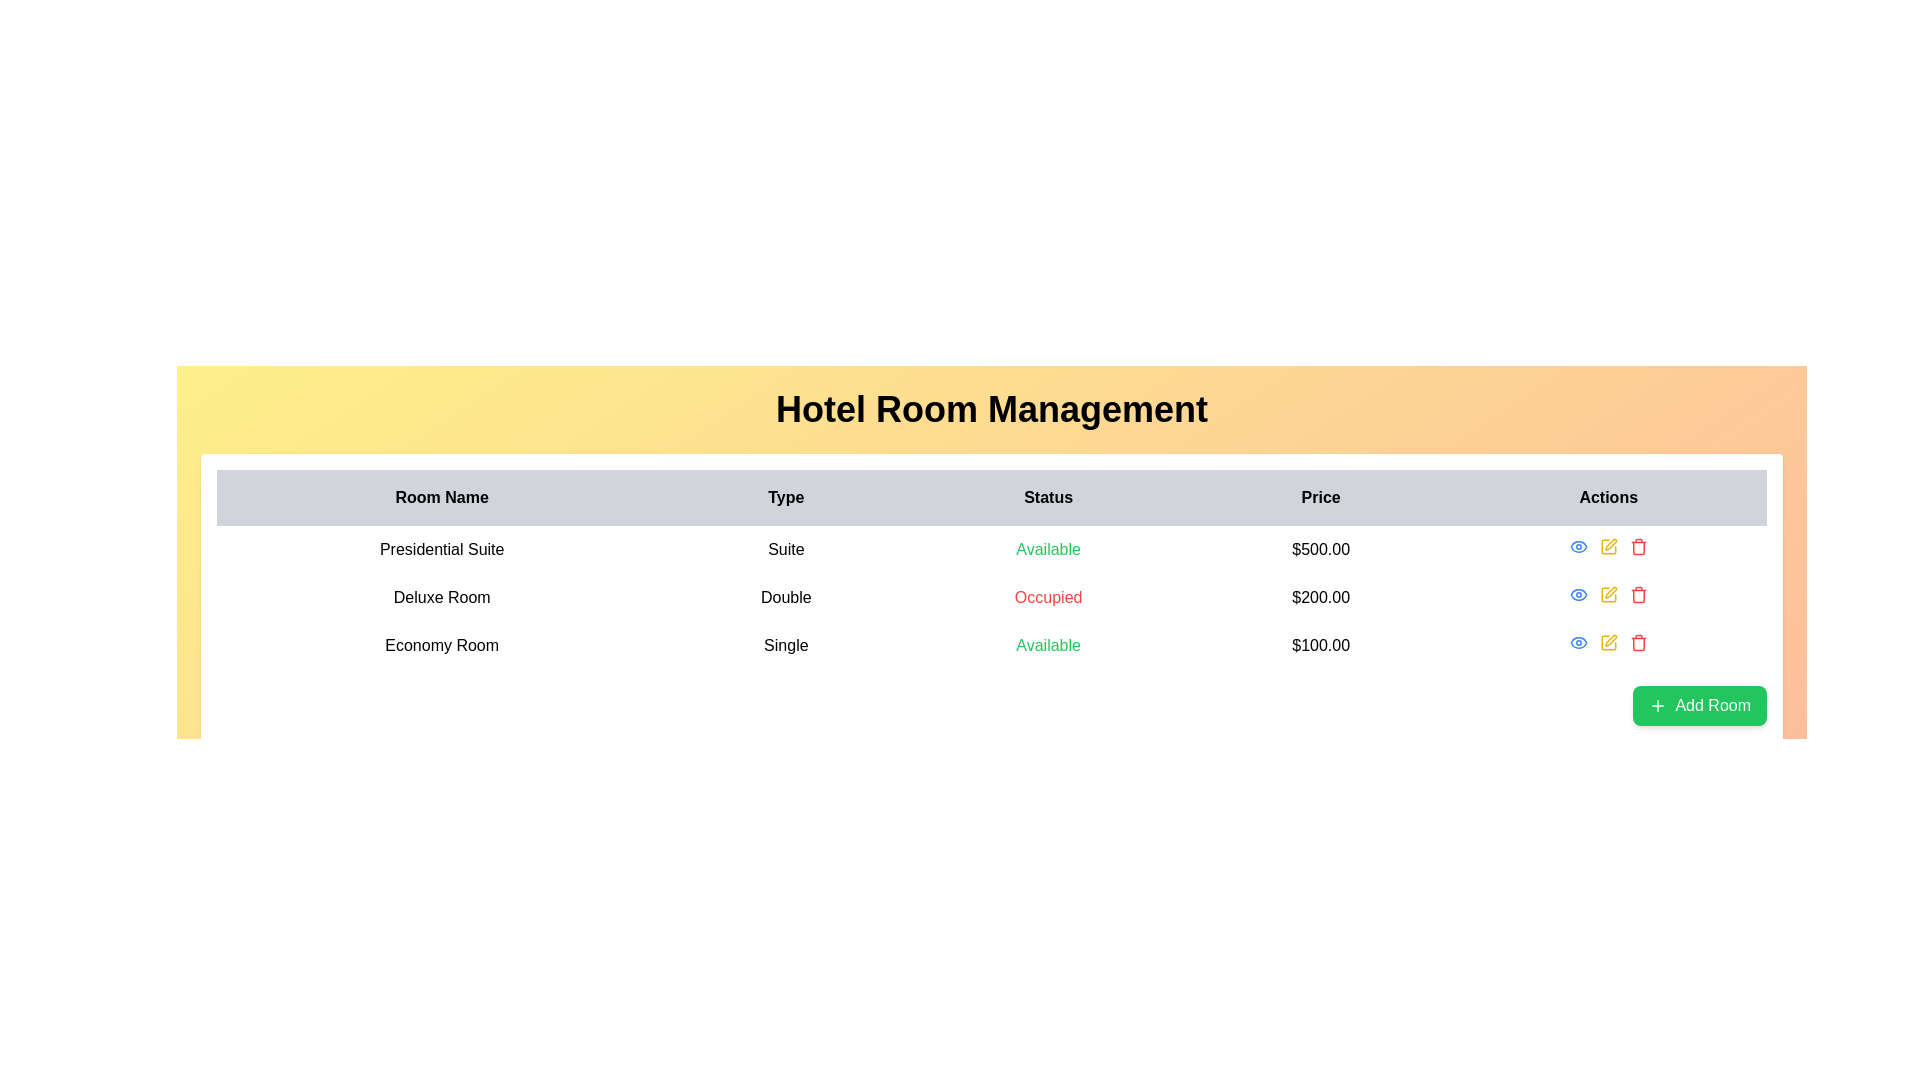  What do you see at coordinates (785, 596) in the screenshot?
I see `the 'Double' text label in the 'Type' column of the 'Deluxe Room' row in the hotel room management table` at bounding box center [785, 596].